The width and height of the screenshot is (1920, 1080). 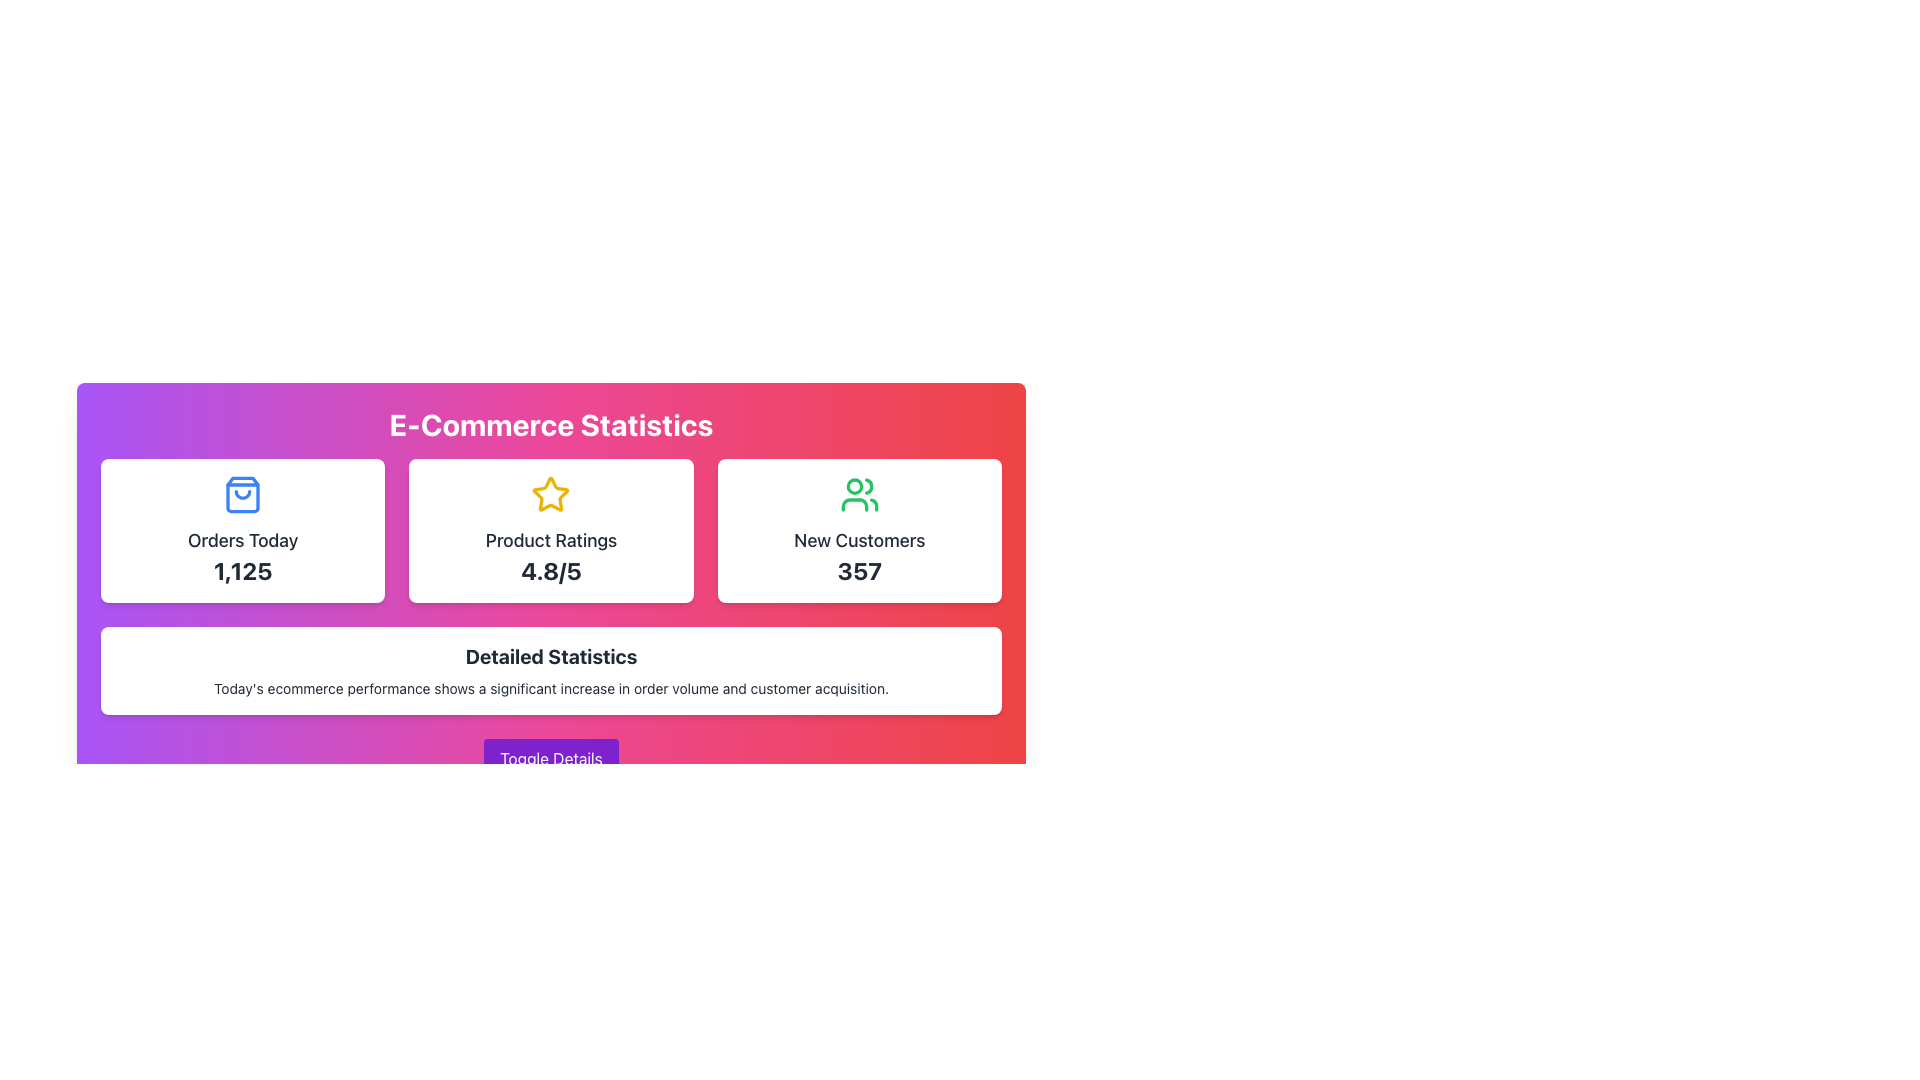 I want to click on the interactive button located at the bottom of the card under the 'Detailed Statistics' section, so click(x=551, y=759).